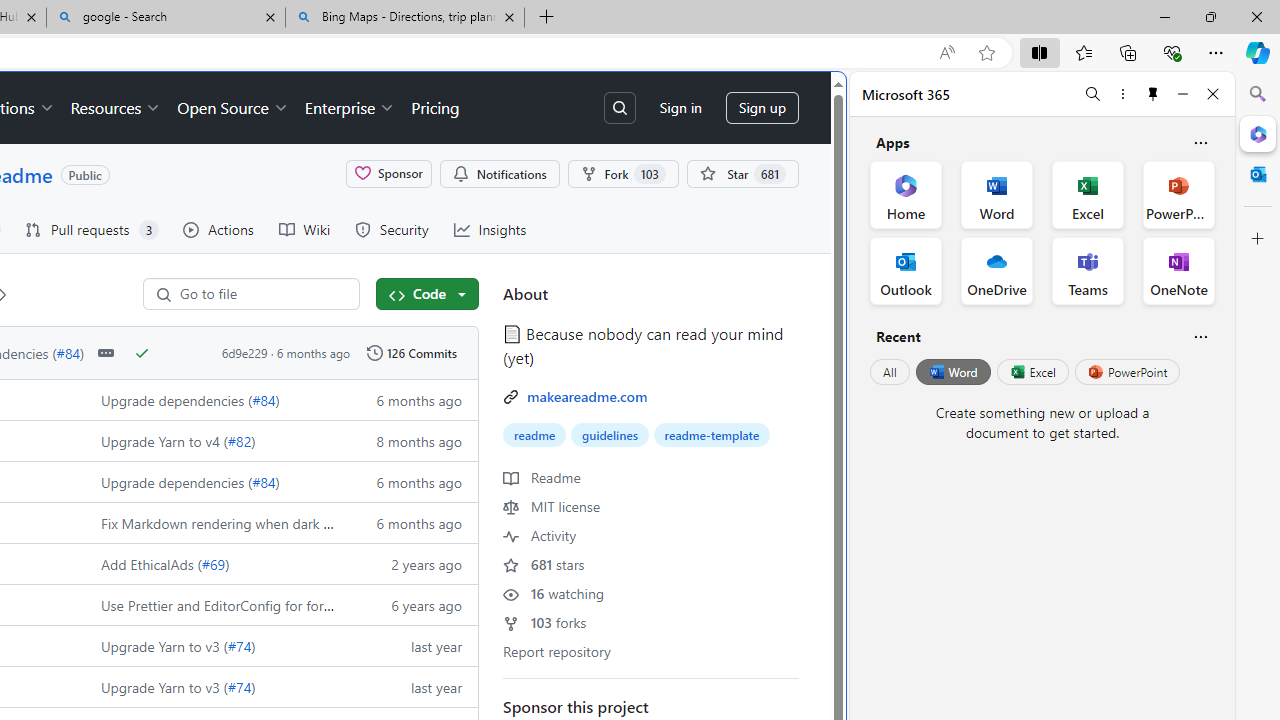 Image resolution: width=1280 pixels, height=720 pixels. I want to click on 'Resources', so click(114, 108).